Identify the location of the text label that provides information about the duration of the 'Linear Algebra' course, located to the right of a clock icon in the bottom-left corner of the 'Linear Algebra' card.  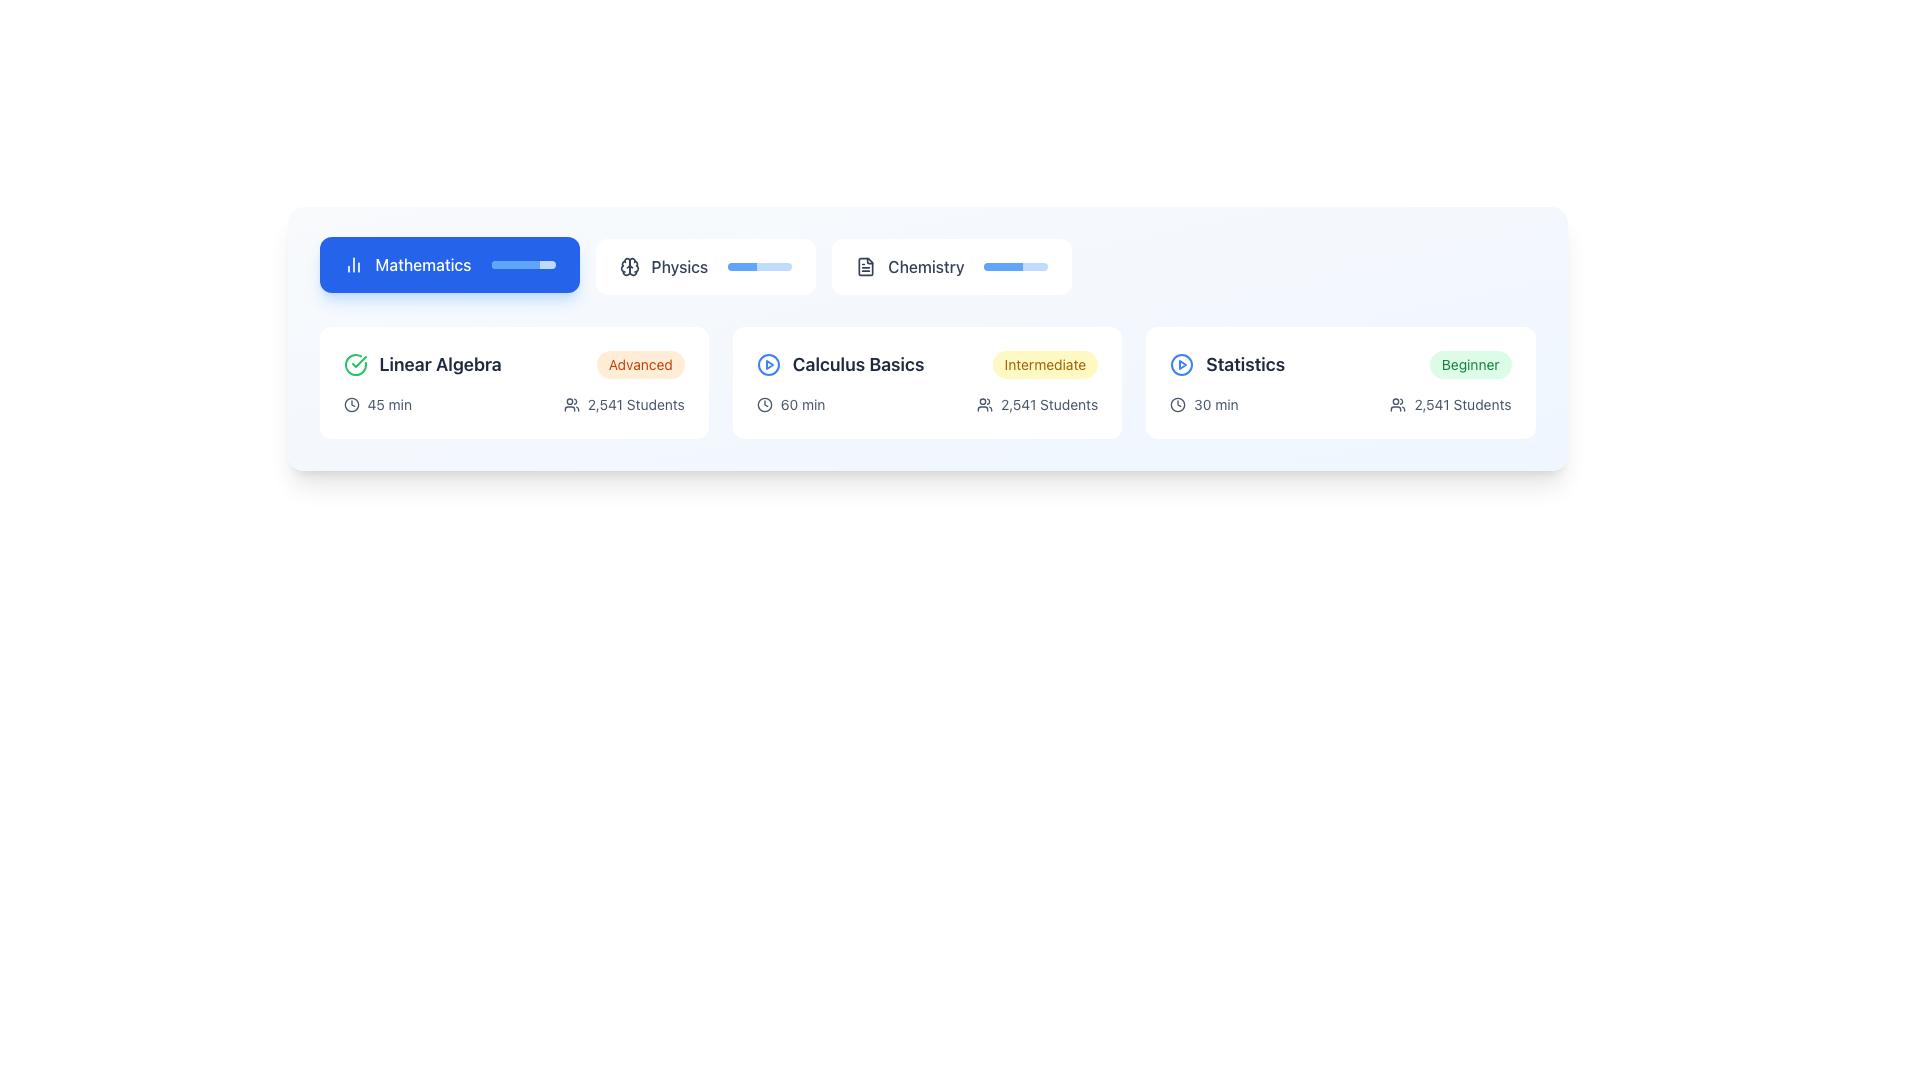
(389, 405).